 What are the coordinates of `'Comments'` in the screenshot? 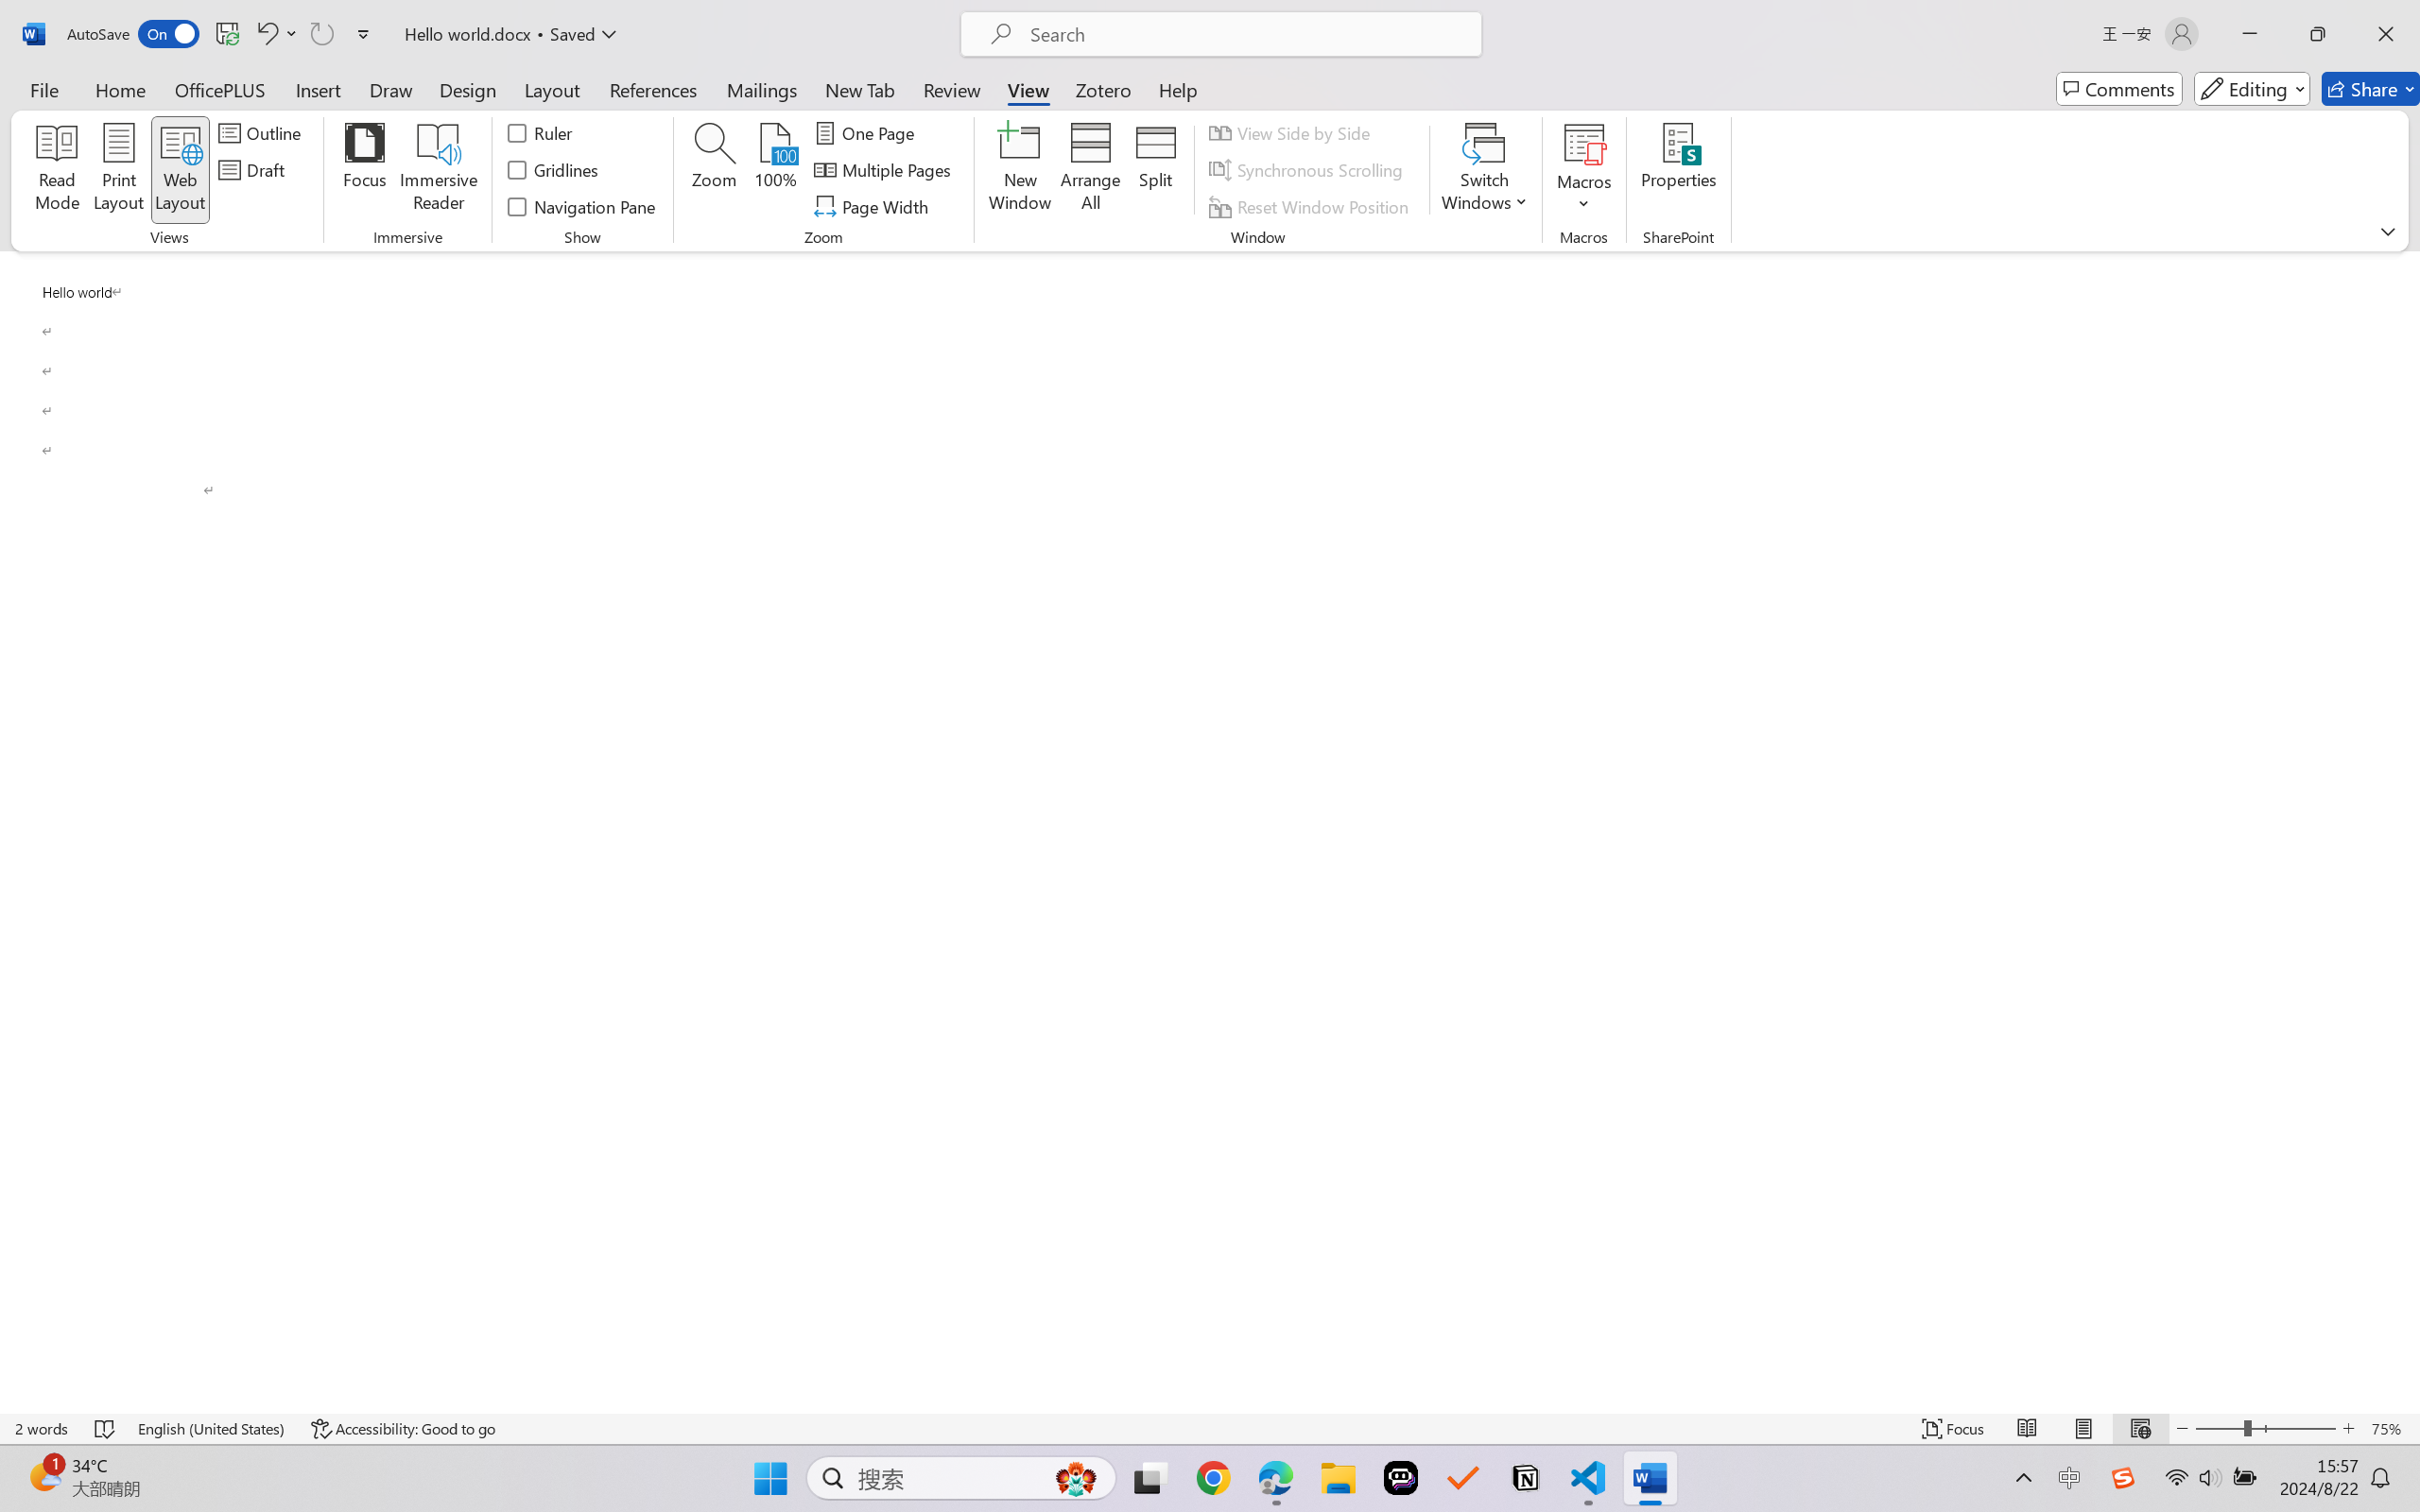 It's located at (2118, 88).